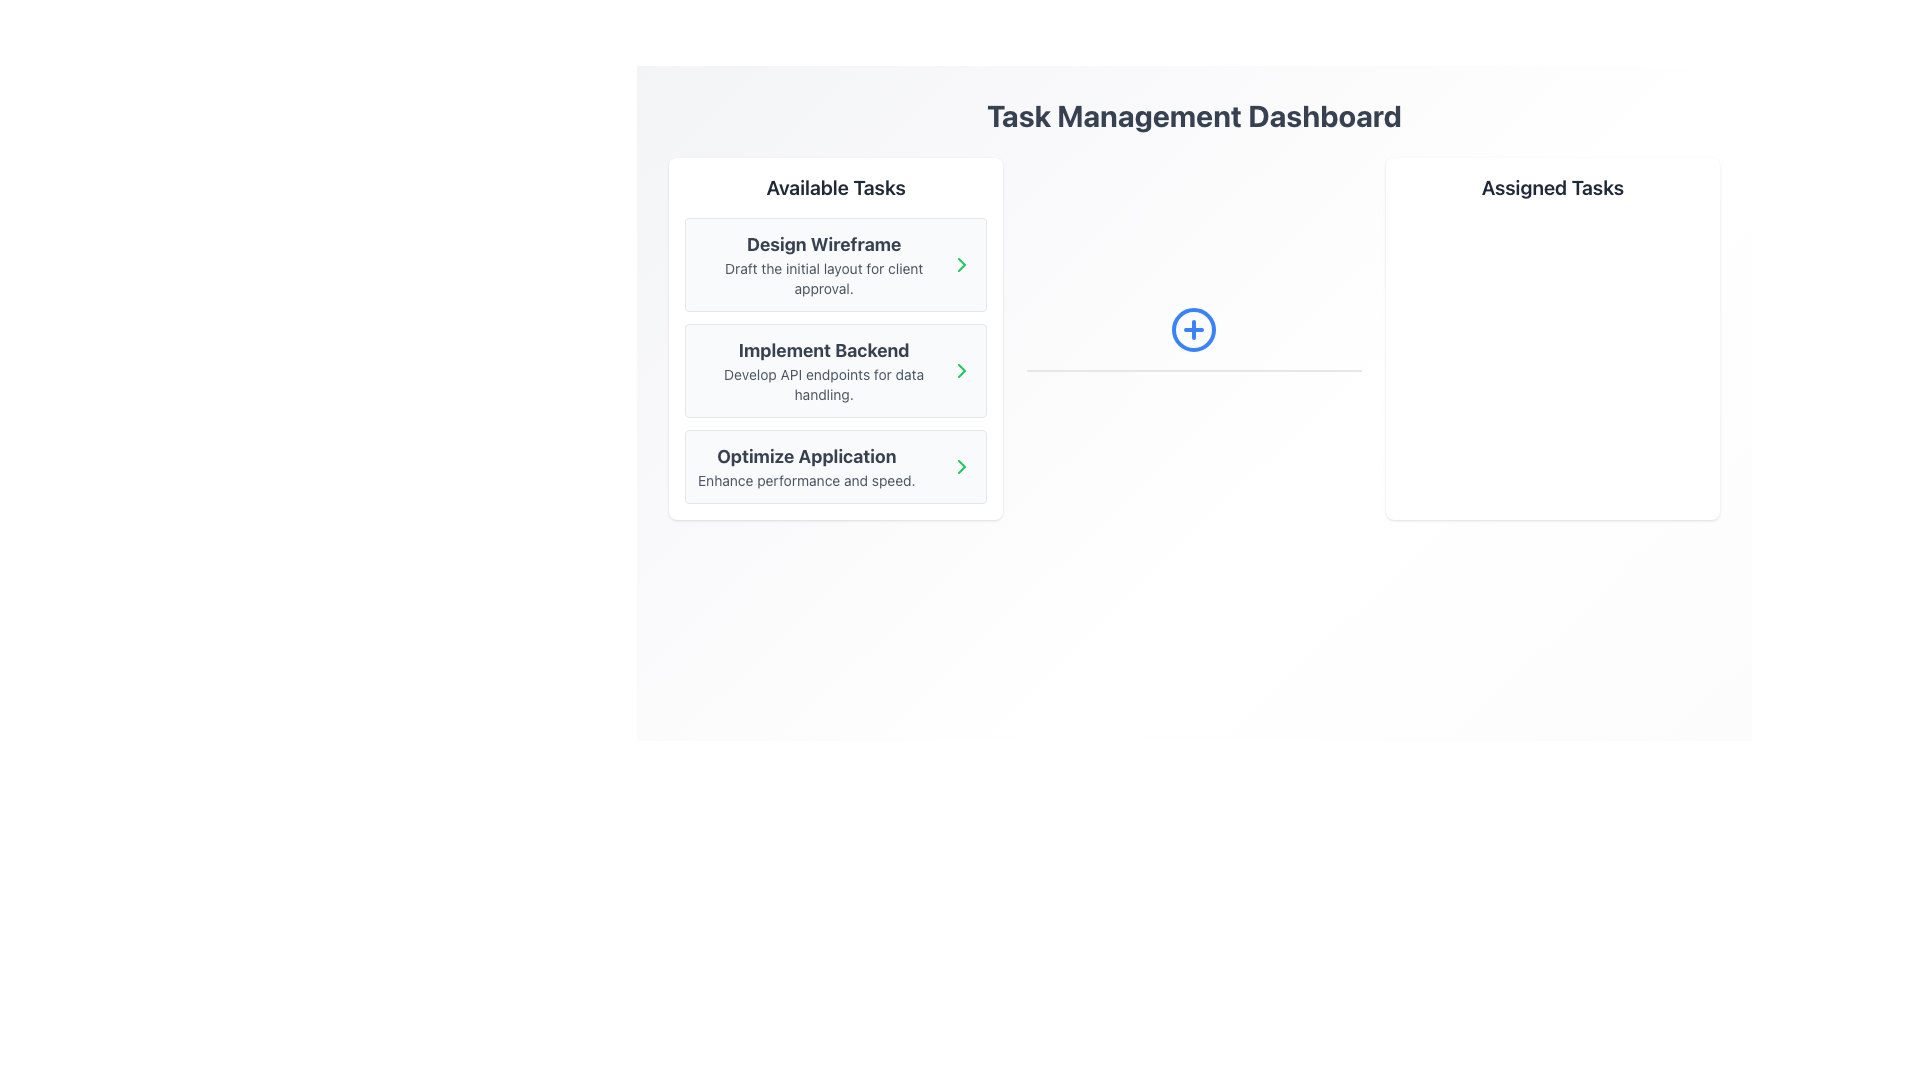 The image size is (1920, 1080). Describe the element at coordinates (836, 188) in the screenshot. I see `the header text element that indicates the list of tasks available to the user, located at the top of the left pane of the dashboard` at that location.